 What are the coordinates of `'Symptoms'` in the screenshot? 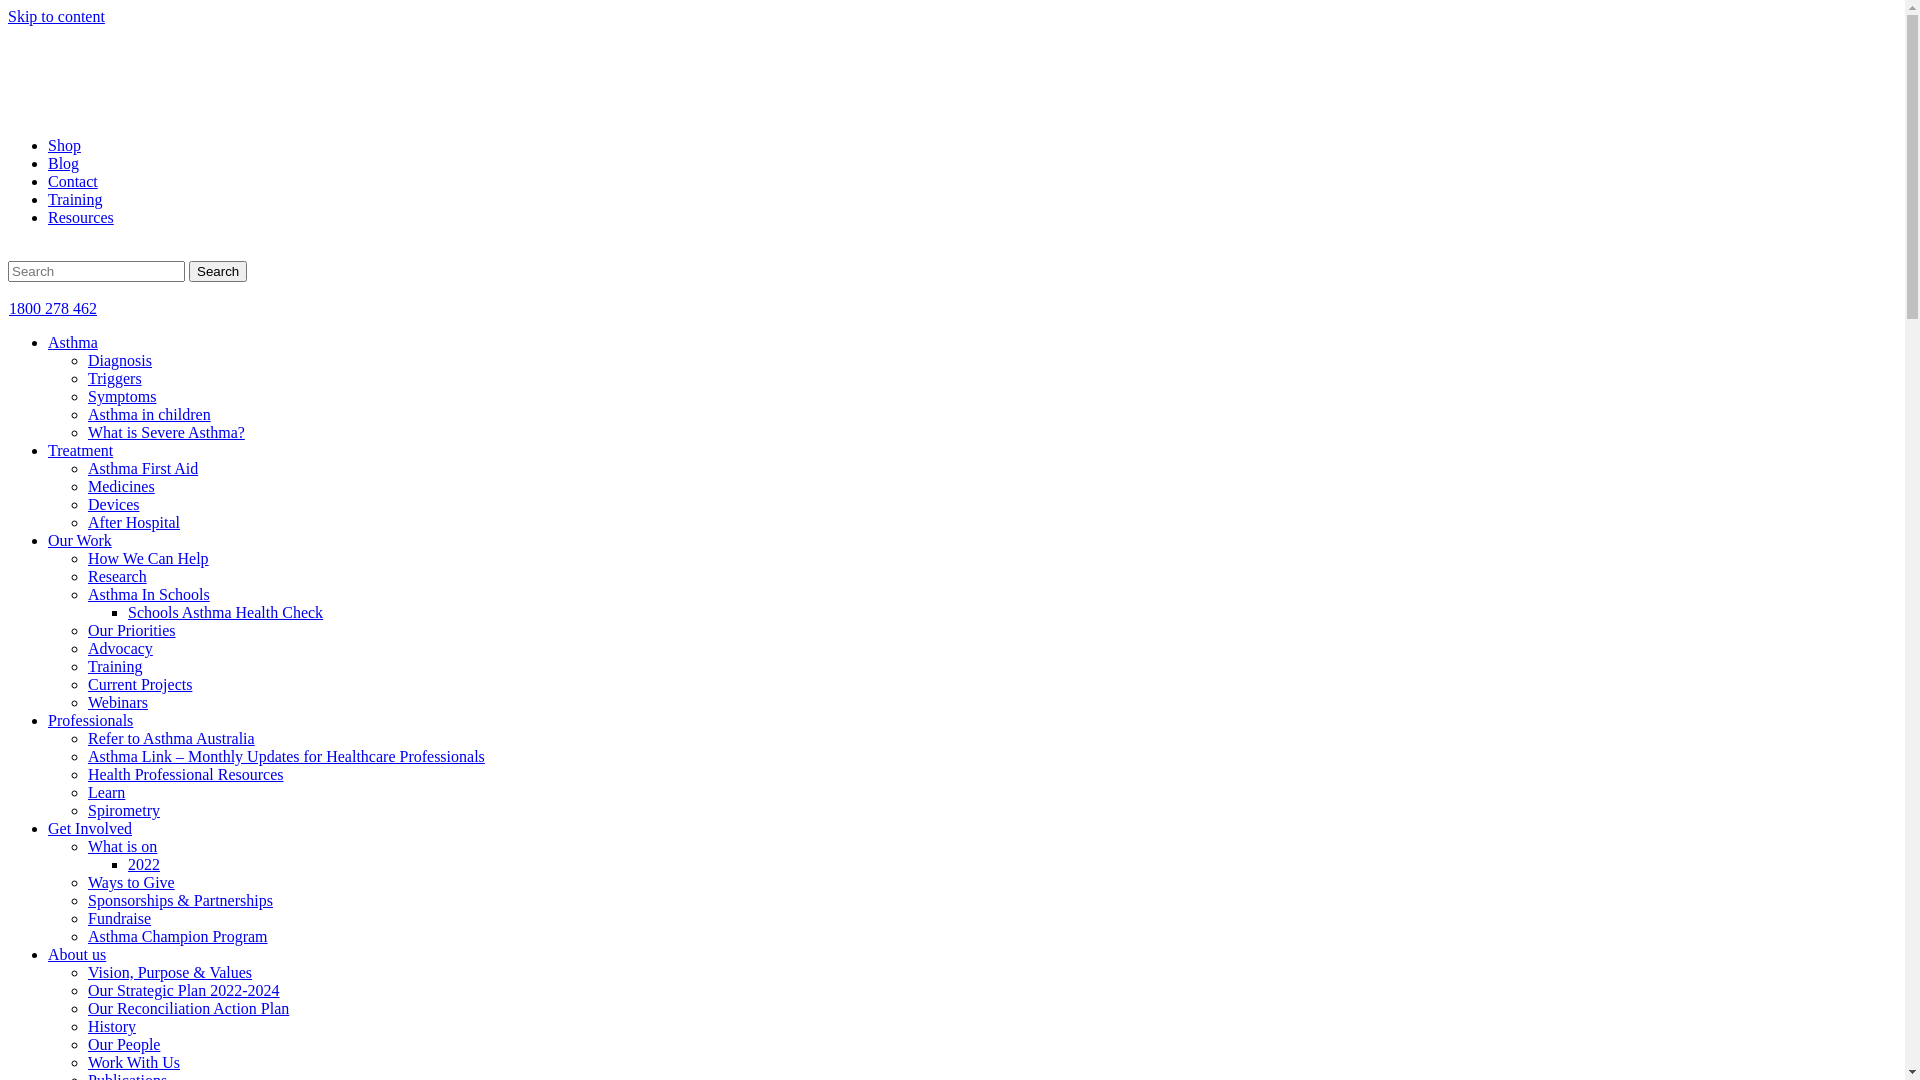 It's located at (86, 396).